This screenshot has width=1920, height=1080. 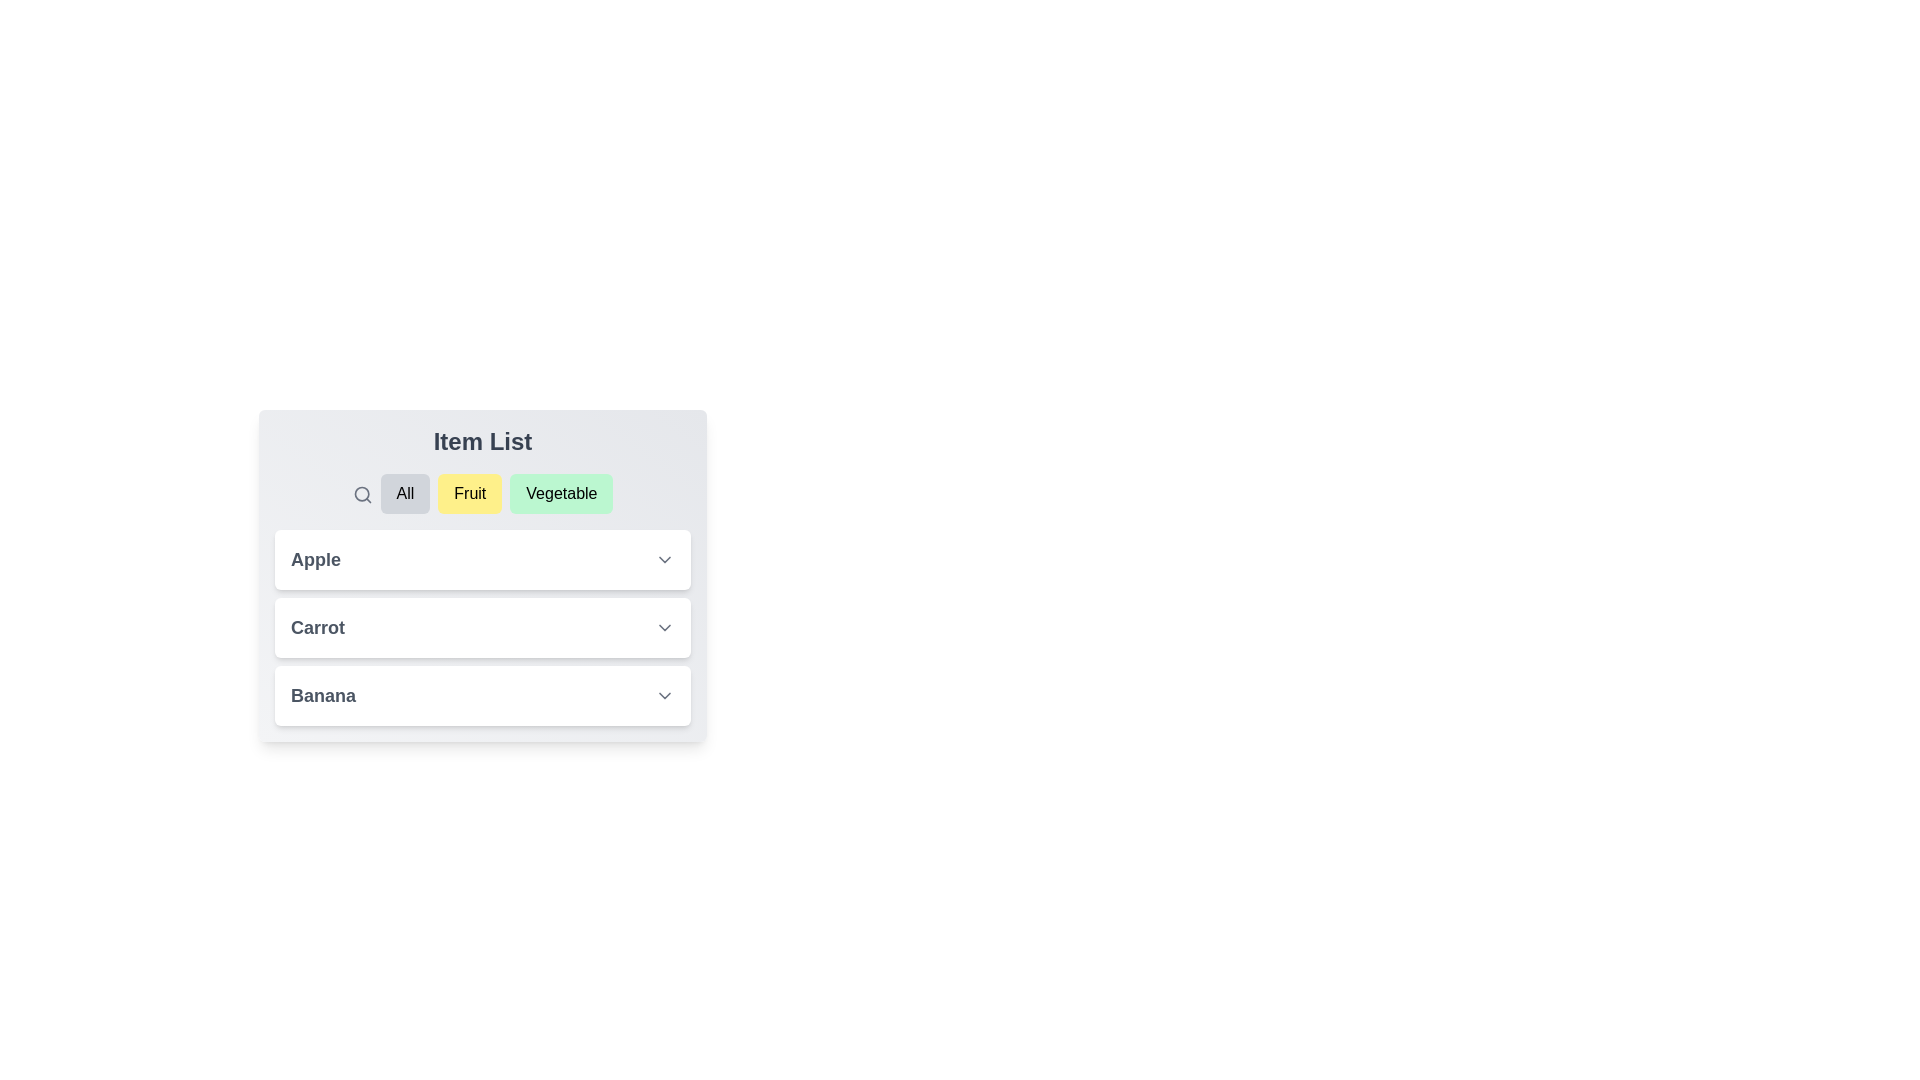 I want to click on dropdown button next to Carrot to expand and view its description, so click(x=665, y=627).